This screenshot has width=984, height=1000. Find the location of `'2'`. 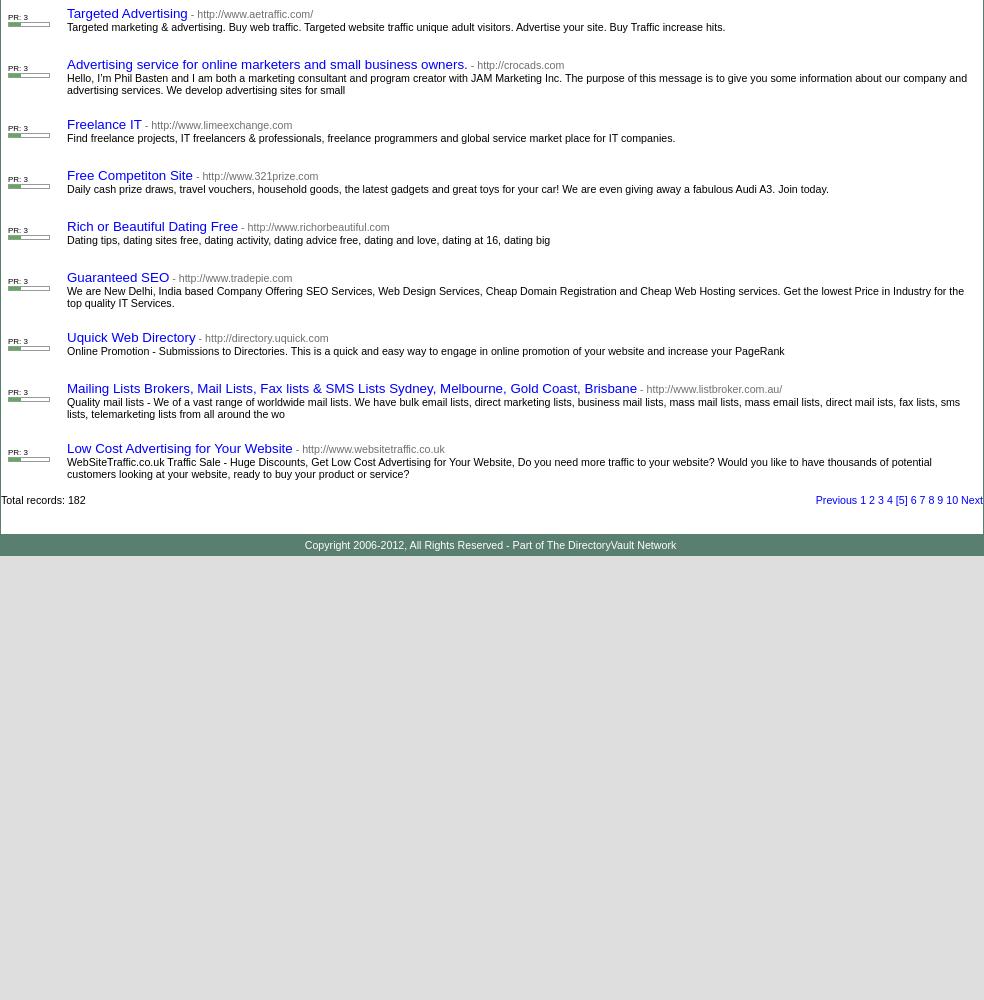

'2' is located at coordinates (872, 498).